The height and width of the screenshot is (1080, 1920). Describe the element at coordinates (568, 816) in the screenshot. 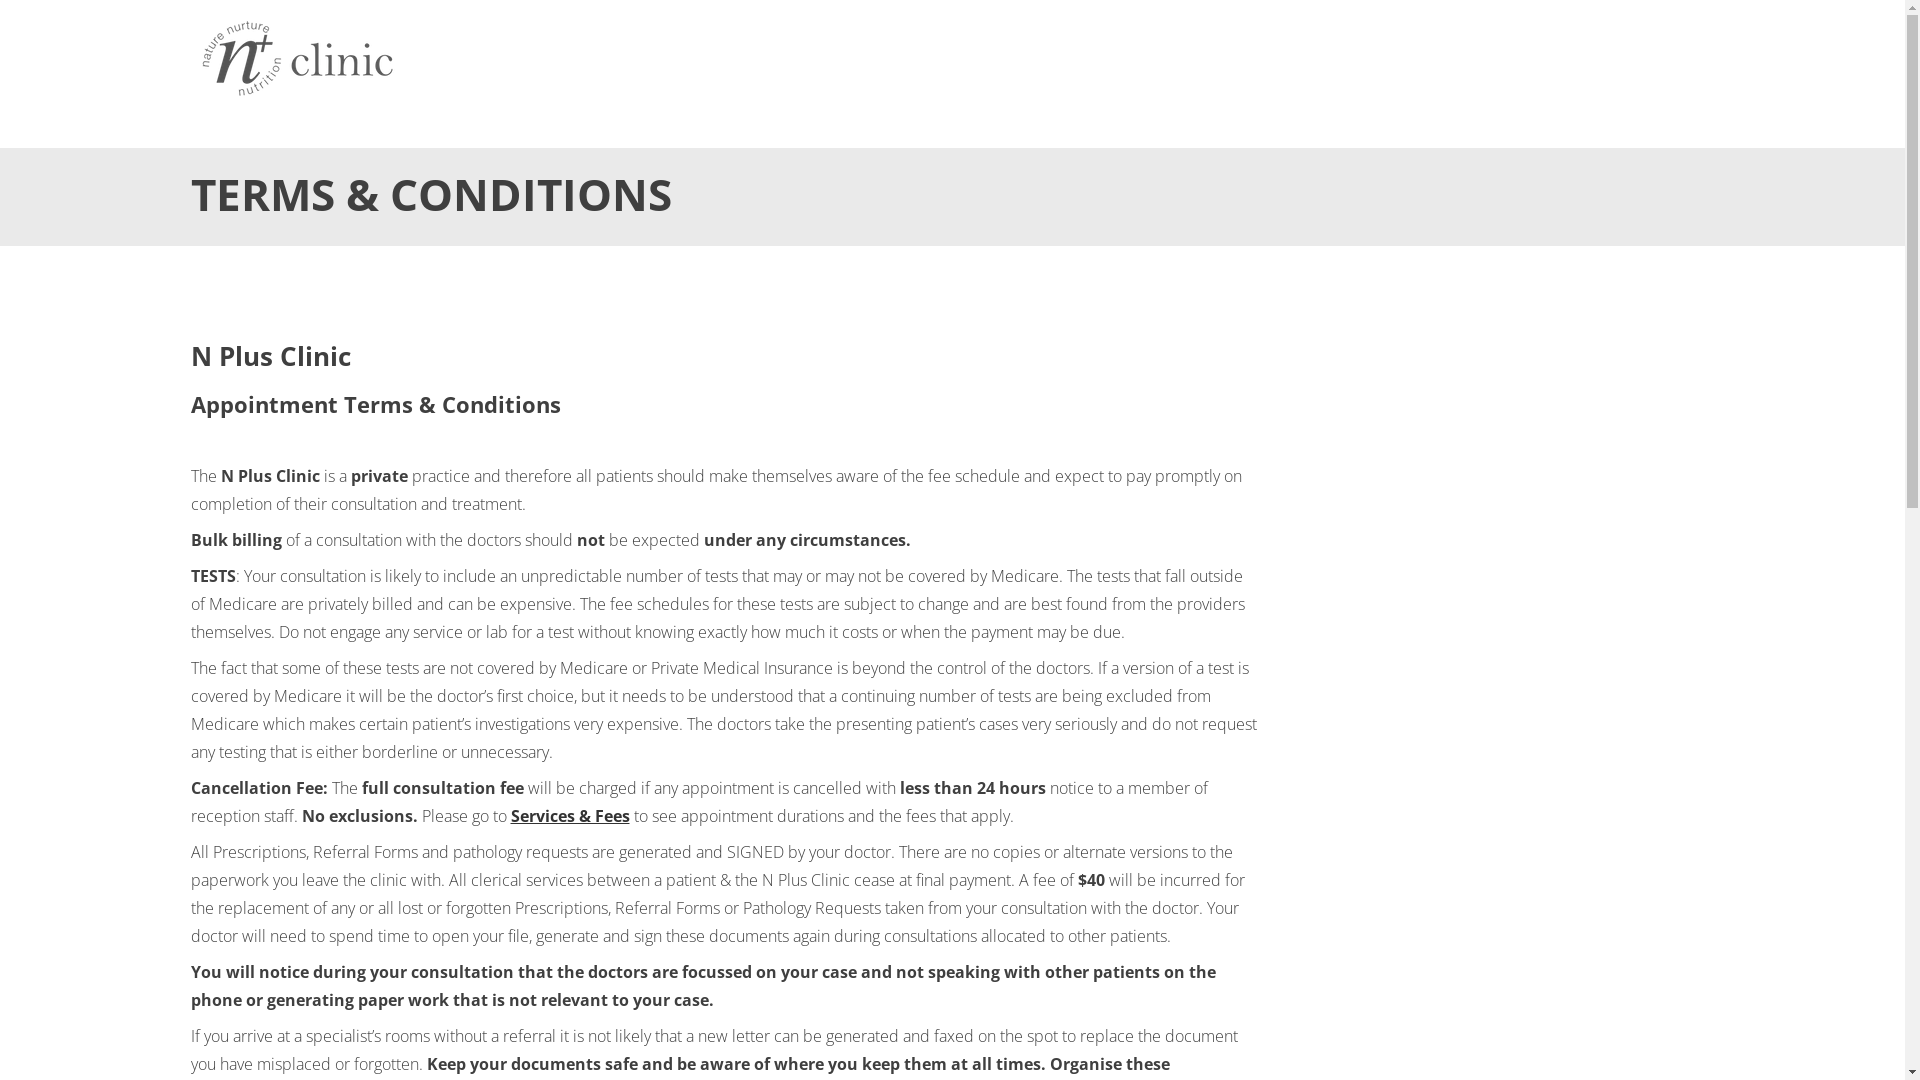

I see `'Services & Fees'` at that location.